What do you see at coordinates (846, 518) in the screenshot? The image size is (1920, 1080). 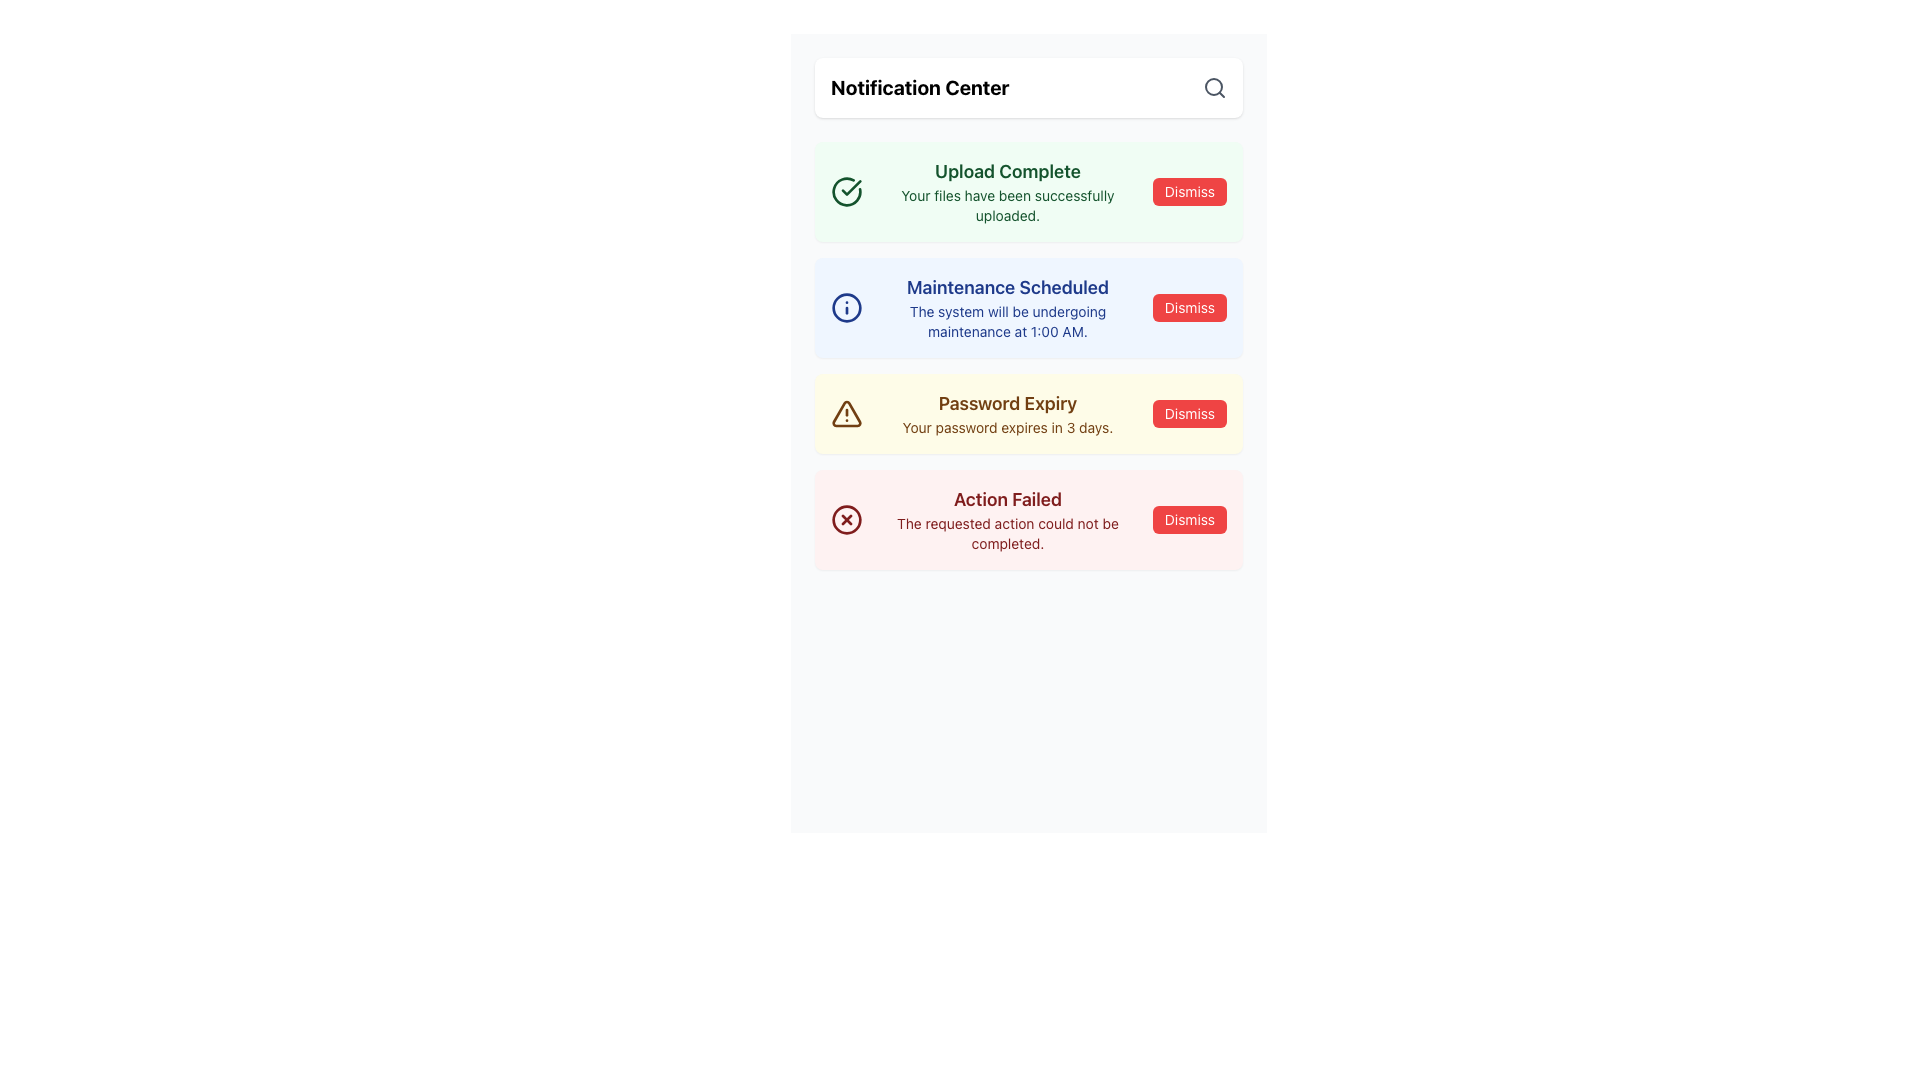 I see `the failure indicator icon located in the fourth notification of the 'Notification Center', which is positioned to the left of the text 'Action Failed'` at bounding box center [846, 518].